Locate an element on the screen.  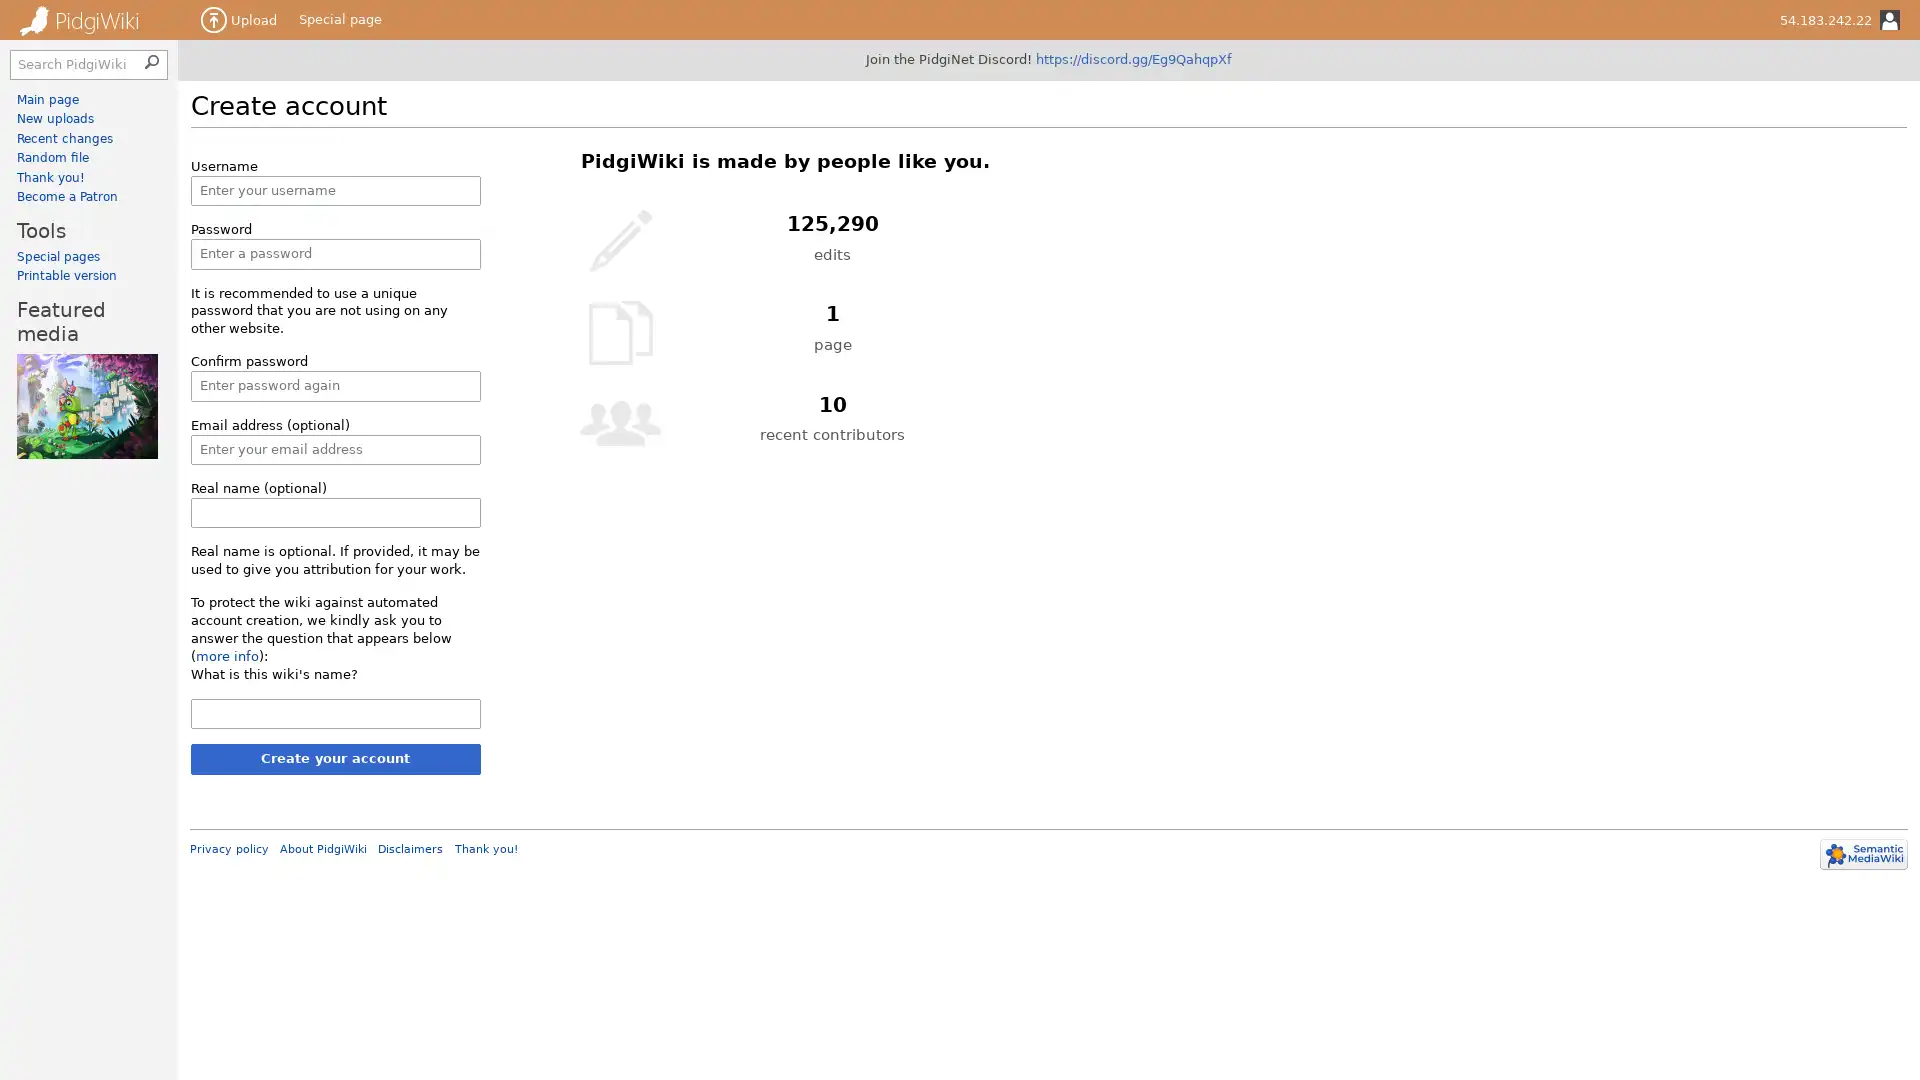
Search is located at coordinates (153, 59).